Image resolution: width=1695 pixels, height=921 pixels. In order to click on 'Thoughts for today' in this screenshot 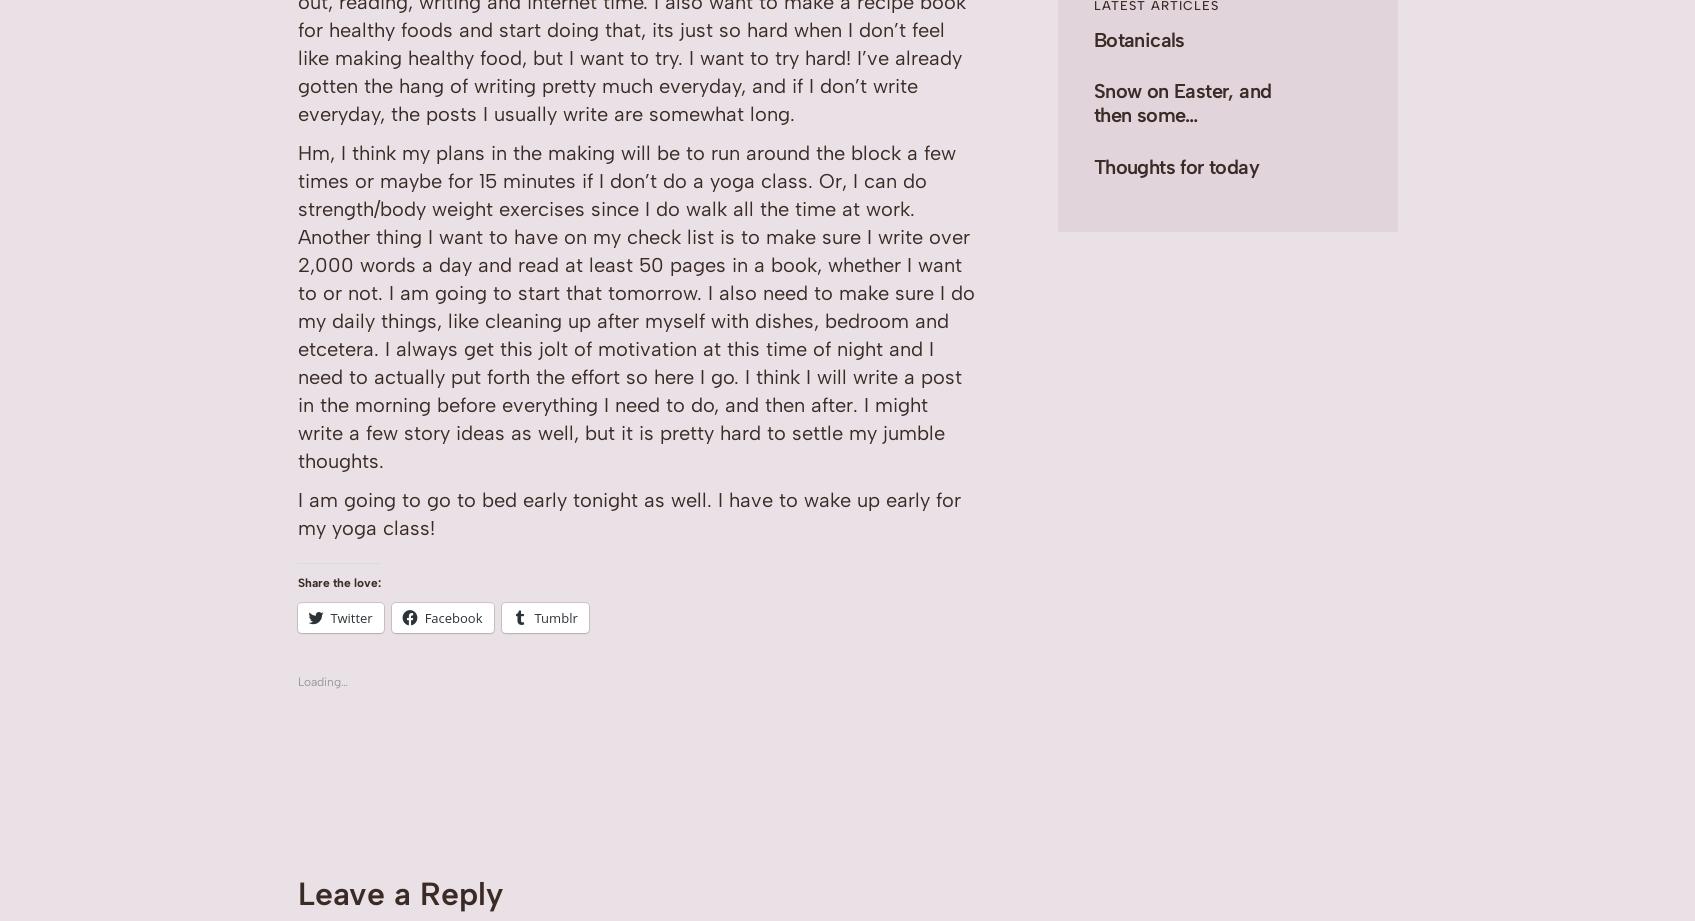, I will do `click(1092, 165)`.